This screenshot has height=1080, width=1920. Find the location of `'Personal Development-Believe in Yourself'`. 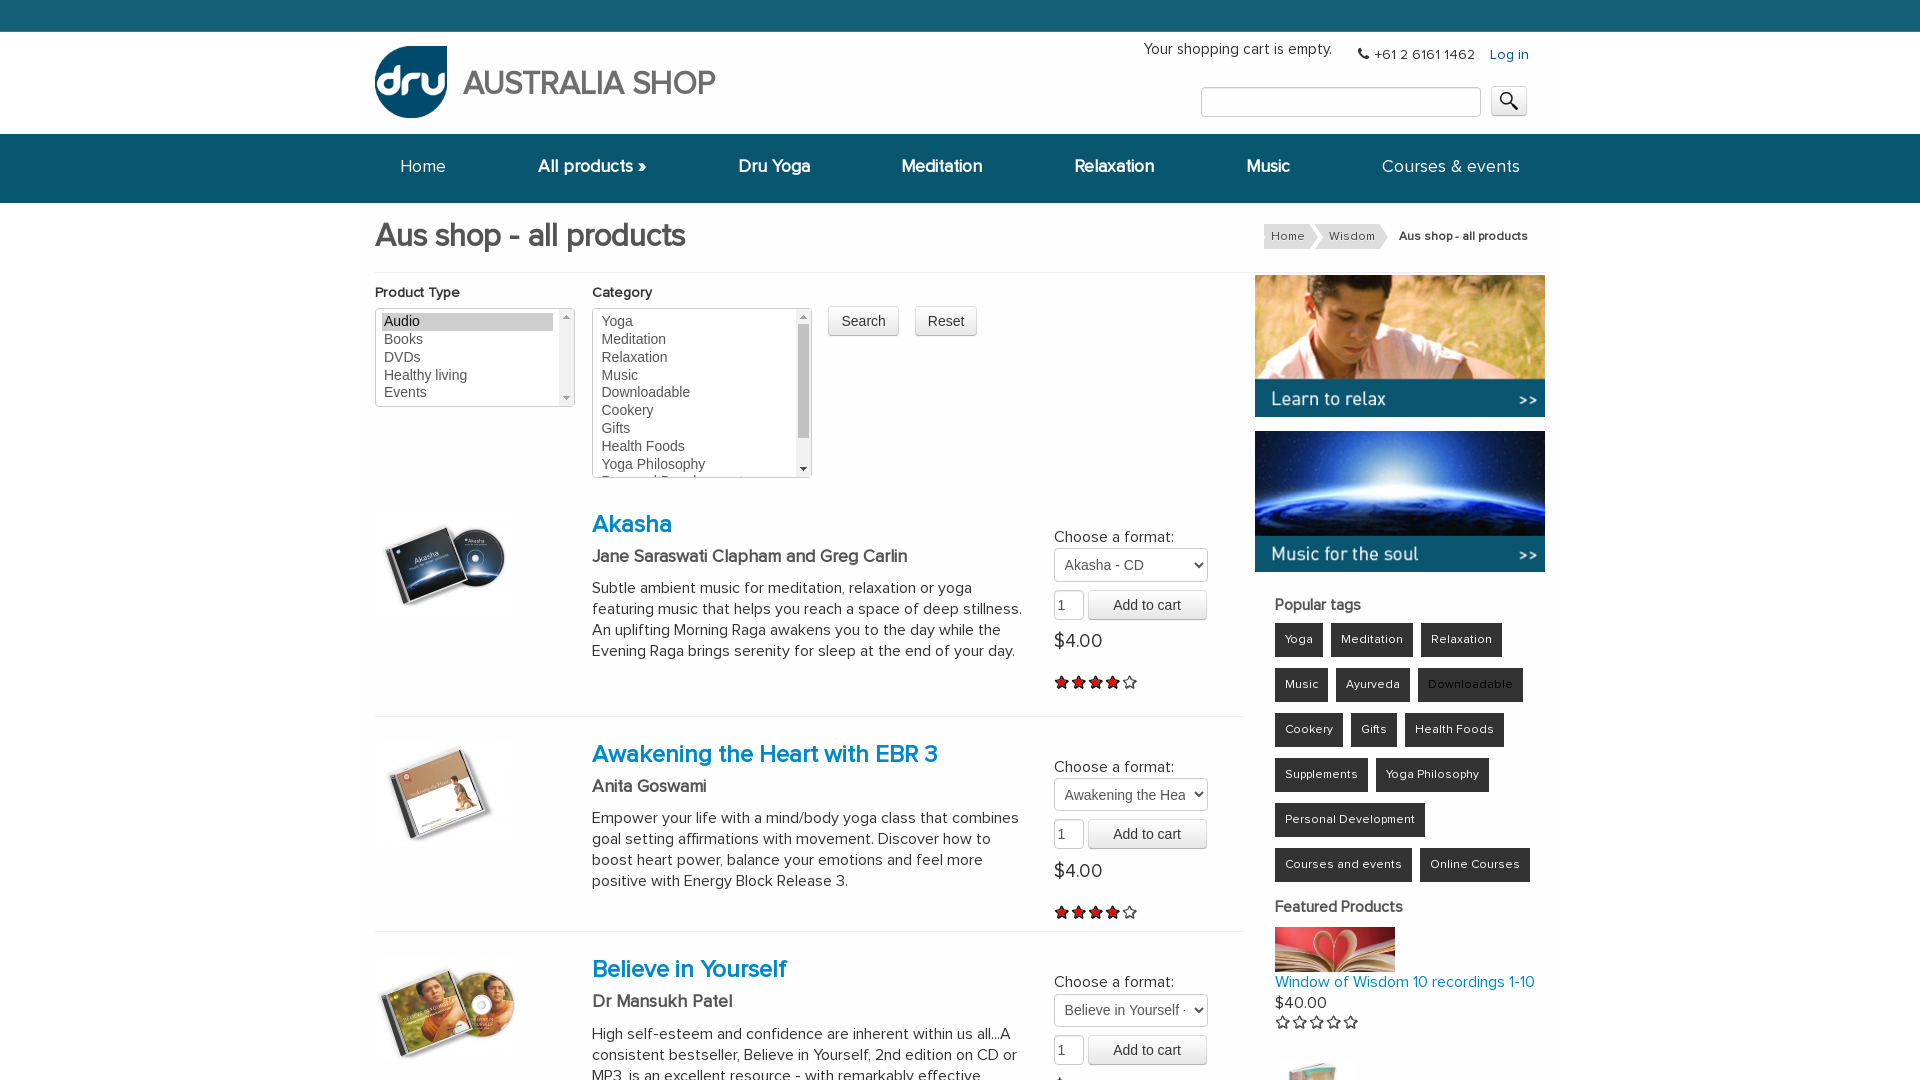

'Personal Development-Believe in Yourself' is located at coordinates (444, 1008).